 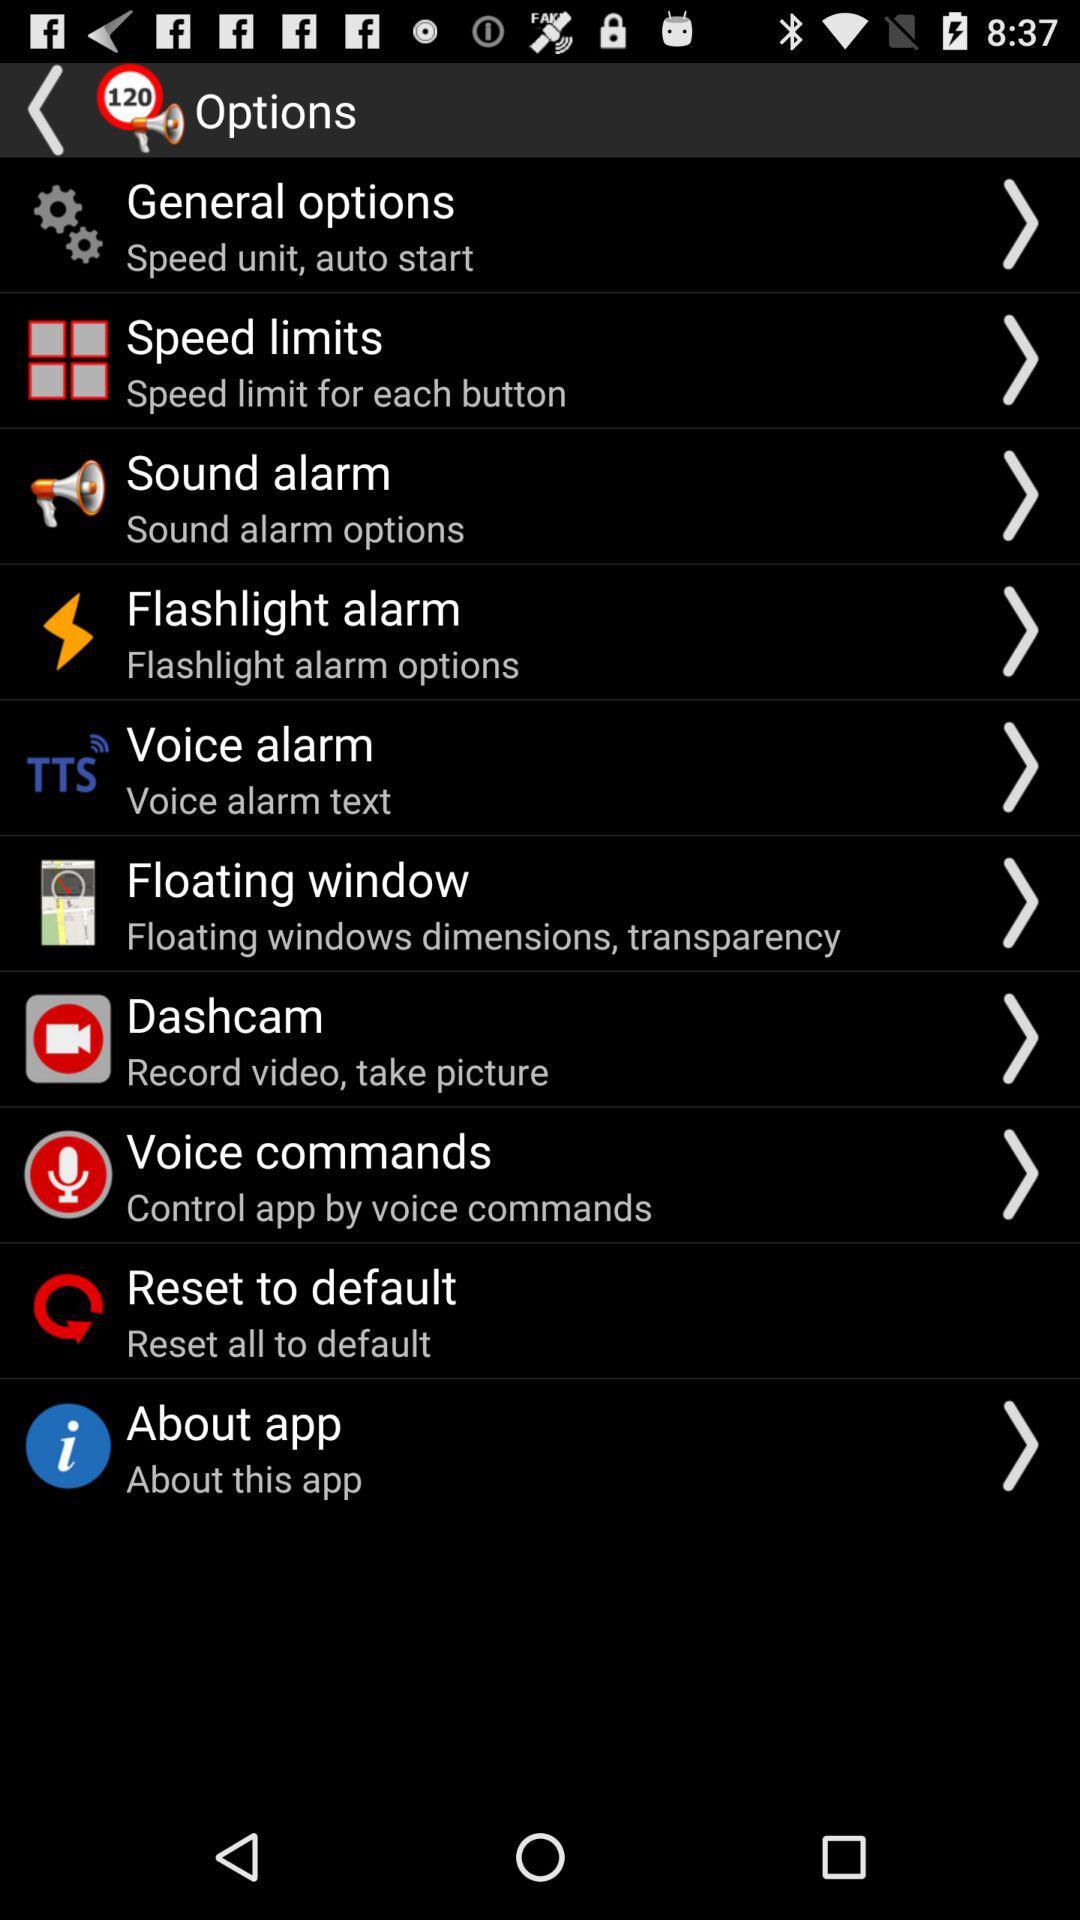 What do you see at coordinates (300, 255) in the screenshot?
I see `the app above speed limits icon` at bounding box center [300, 255].